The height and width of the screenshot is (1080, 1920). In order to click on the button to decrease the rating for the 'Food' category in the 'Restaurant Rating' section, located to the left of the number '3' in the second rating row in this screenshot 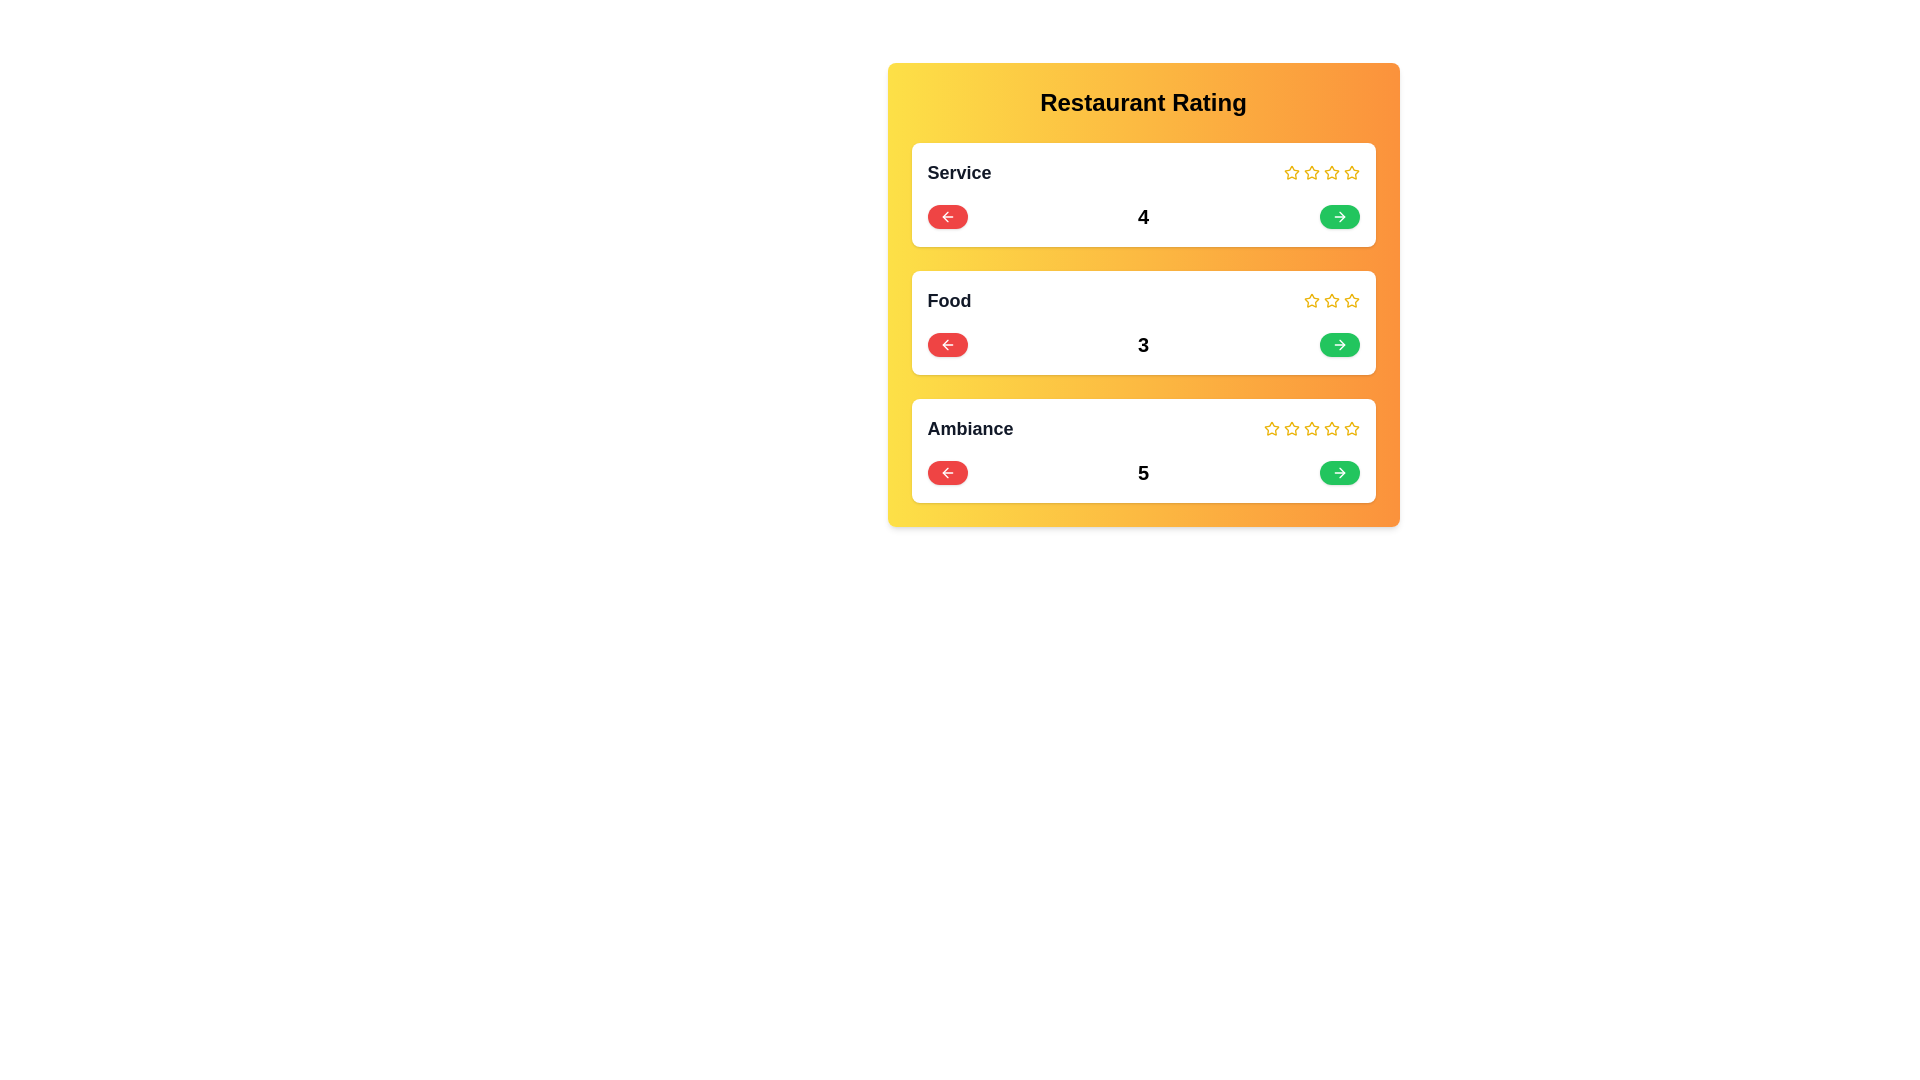, I will do `click(946, 343)`.